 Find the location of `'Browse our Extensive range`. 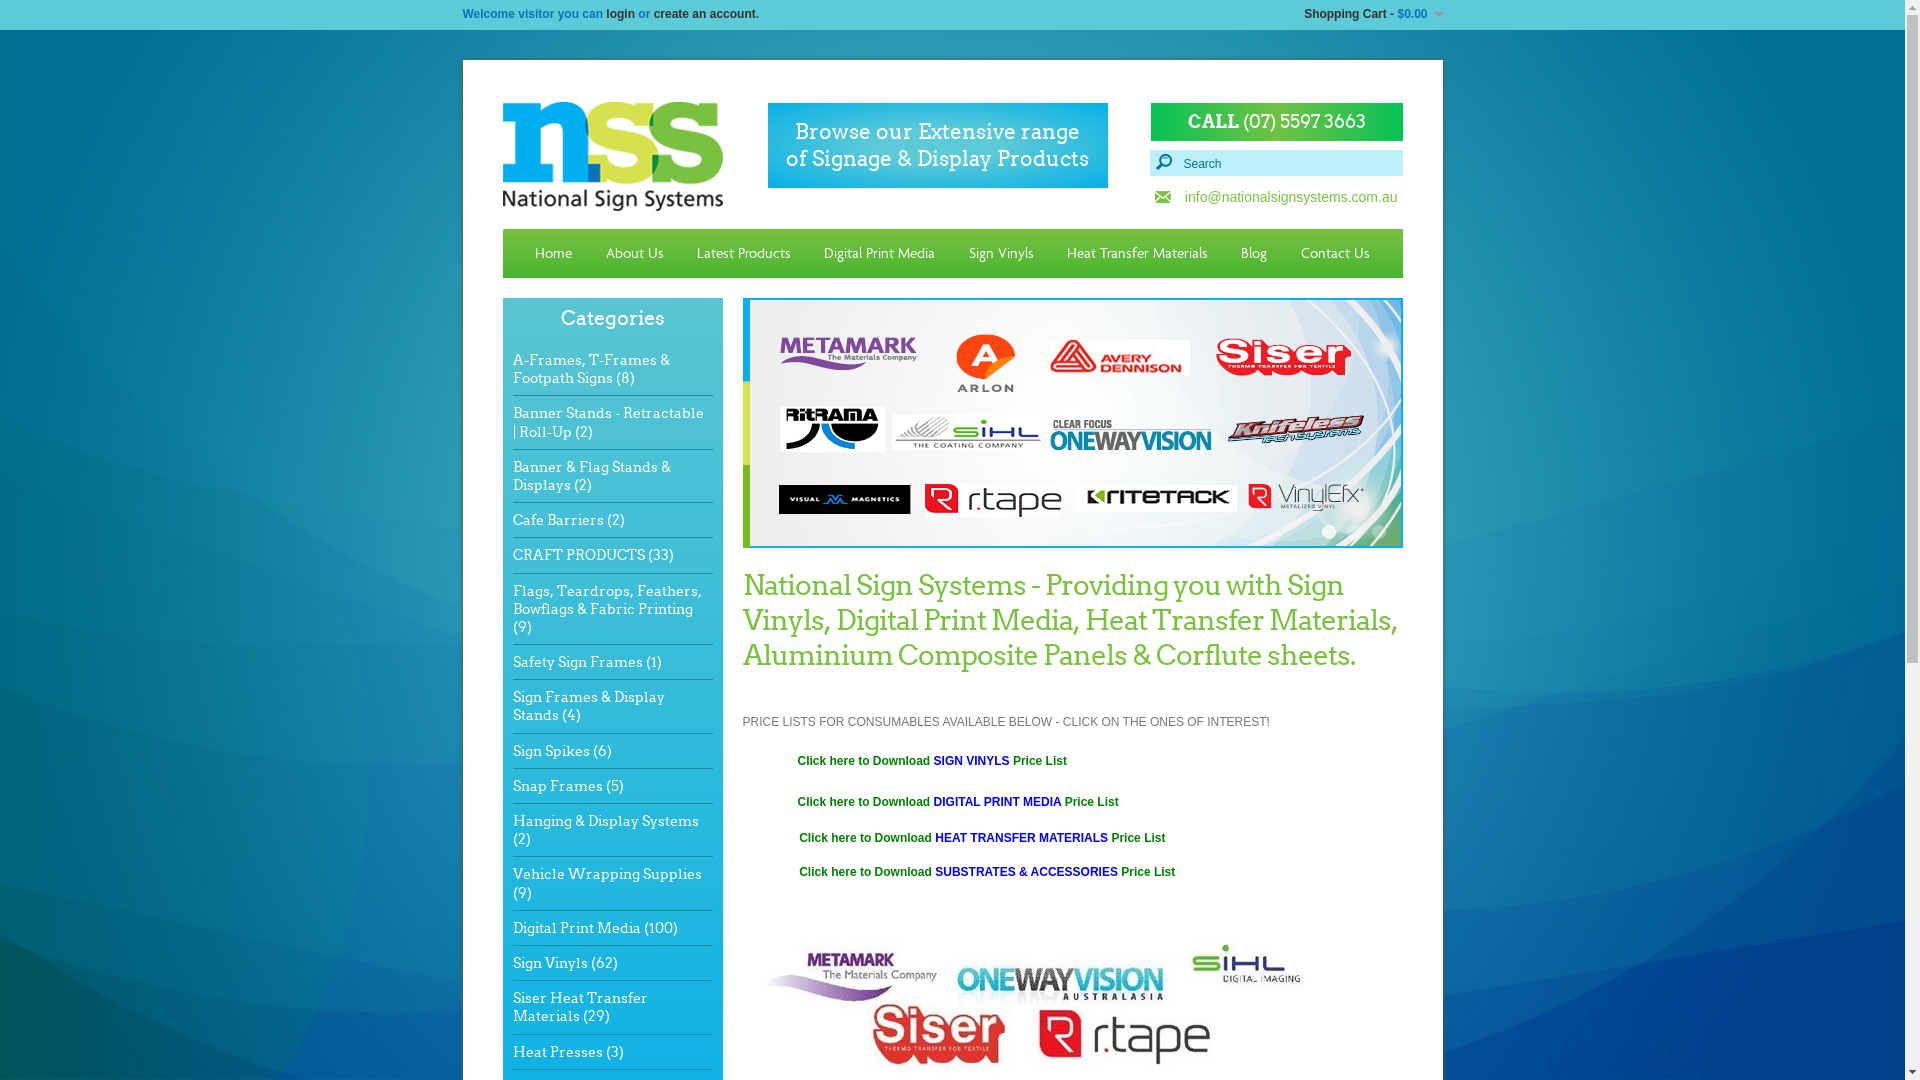

'Browse our Extensive range is located at coordinates (936, 144).